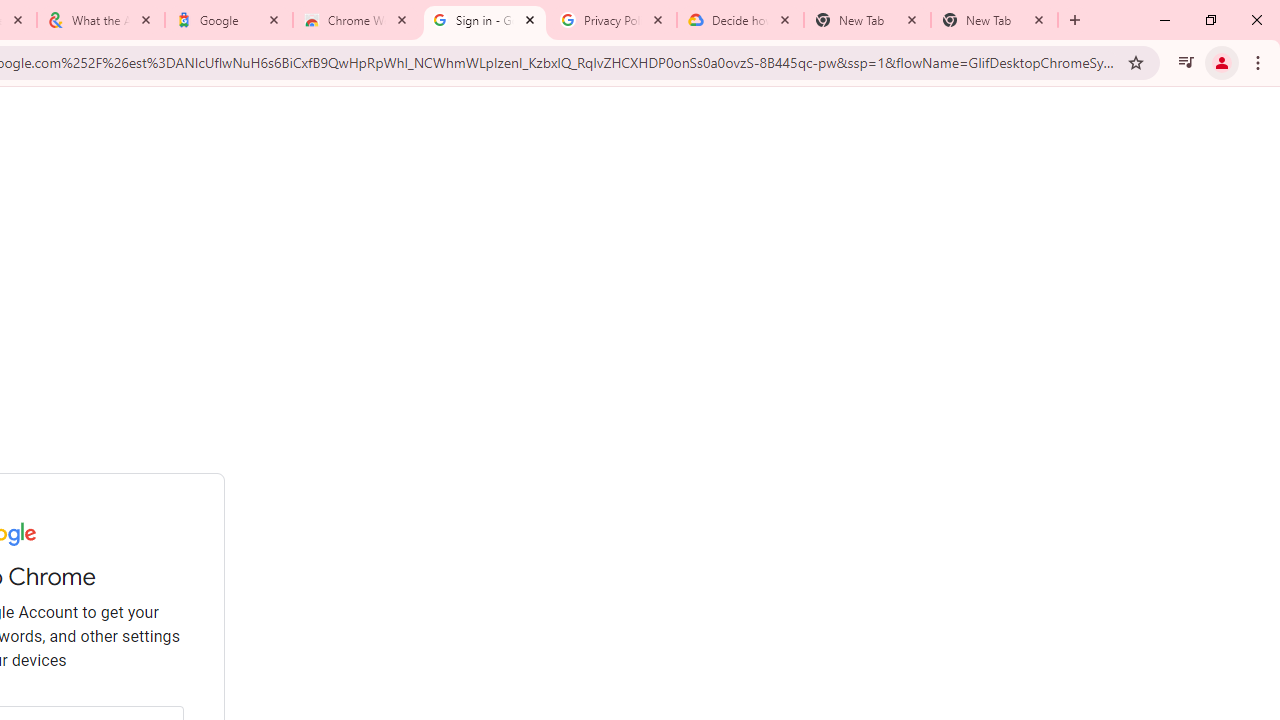 This screenshot has width=1280, height=720. Describe the element at coordinates (229, 20) in the screenshot. I see `'Google'` at that location.